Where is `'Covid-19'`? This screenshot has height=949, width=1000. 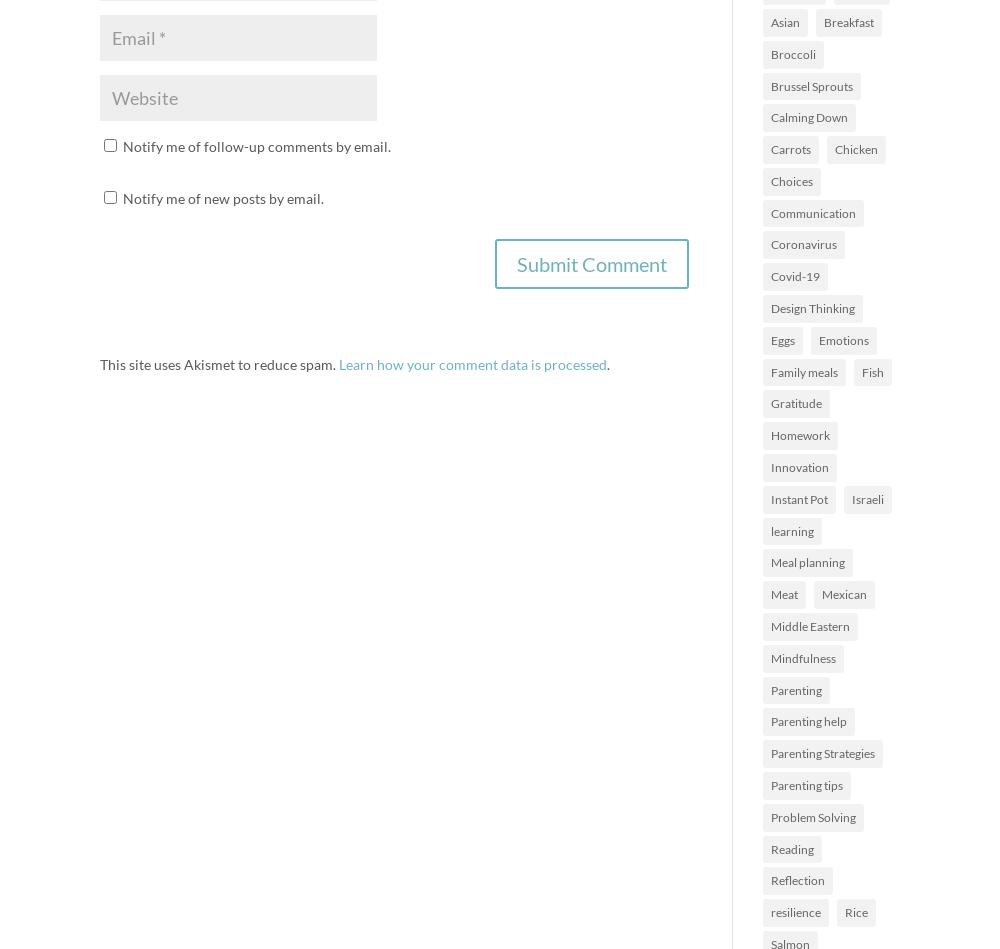
'Covid-19' is located at coordinates (771, 275).